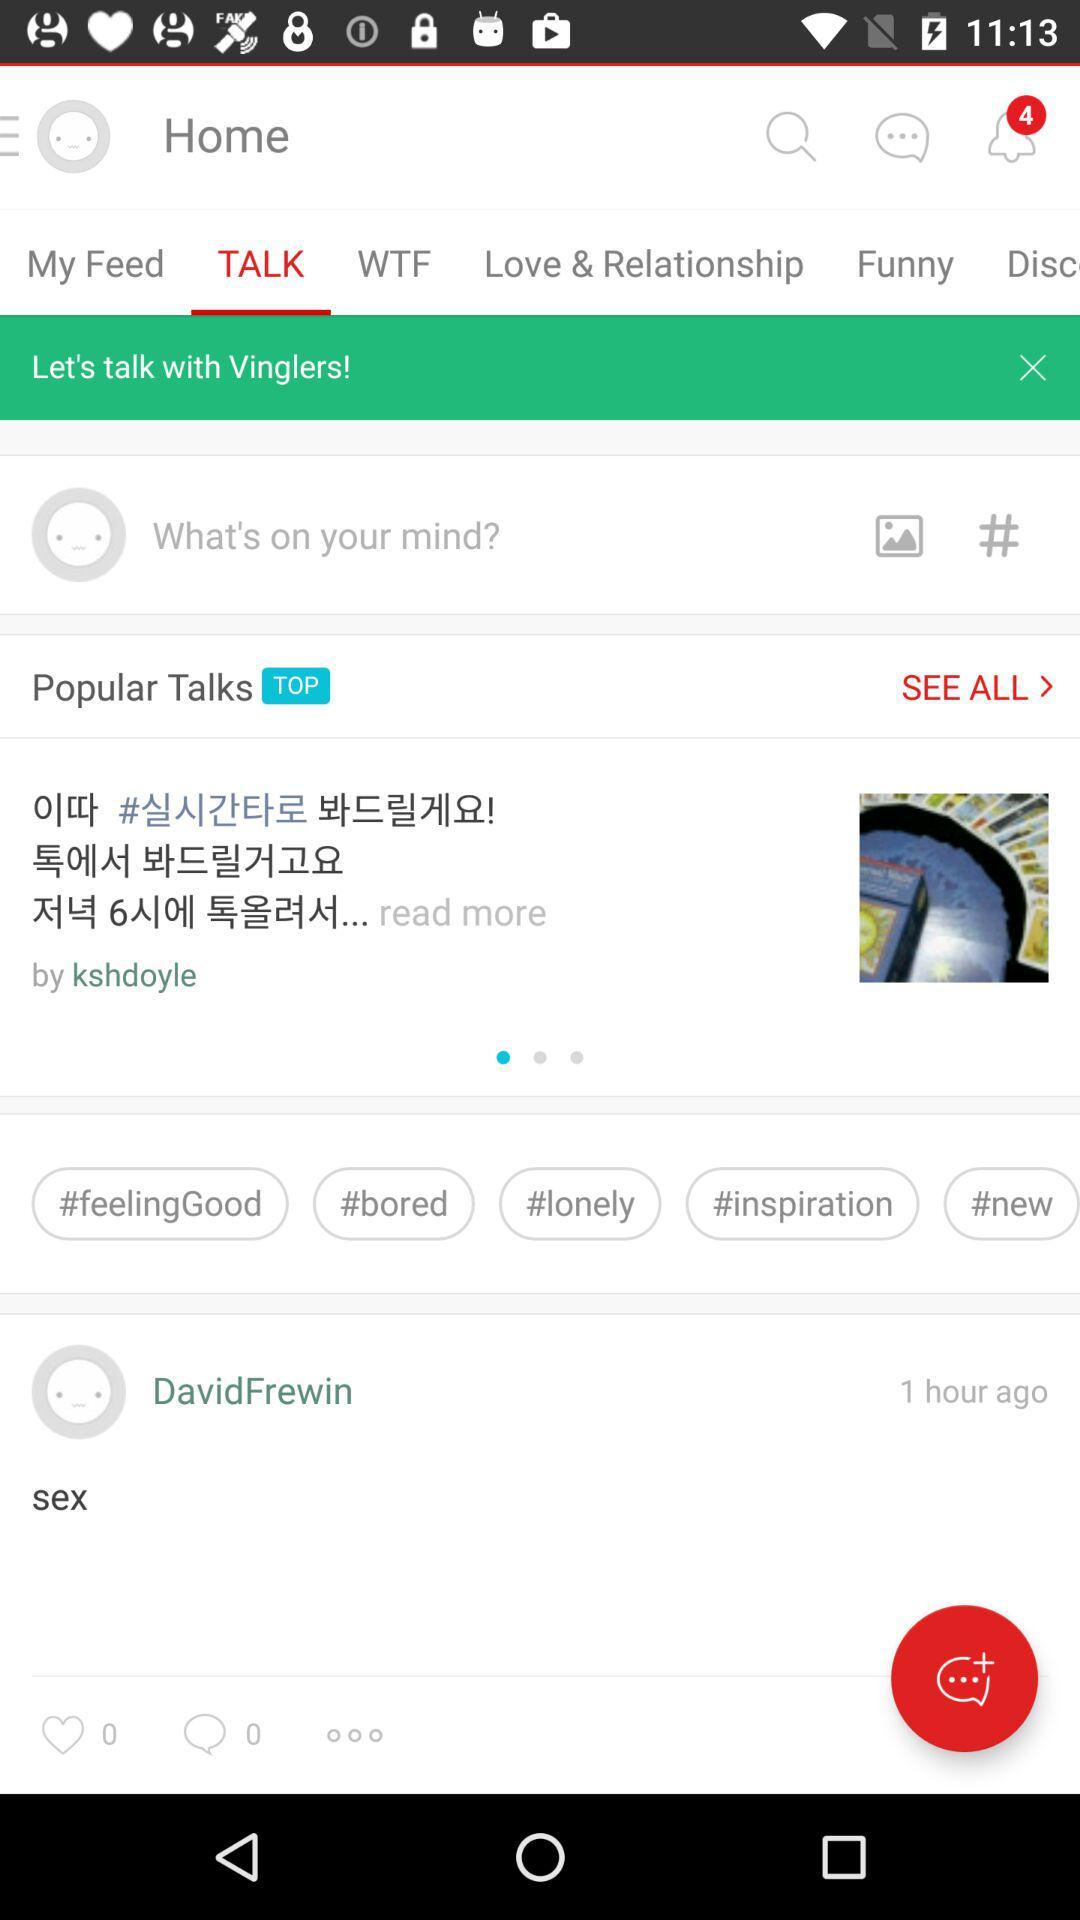  I want to click on draft new message, so click(963, 1678).